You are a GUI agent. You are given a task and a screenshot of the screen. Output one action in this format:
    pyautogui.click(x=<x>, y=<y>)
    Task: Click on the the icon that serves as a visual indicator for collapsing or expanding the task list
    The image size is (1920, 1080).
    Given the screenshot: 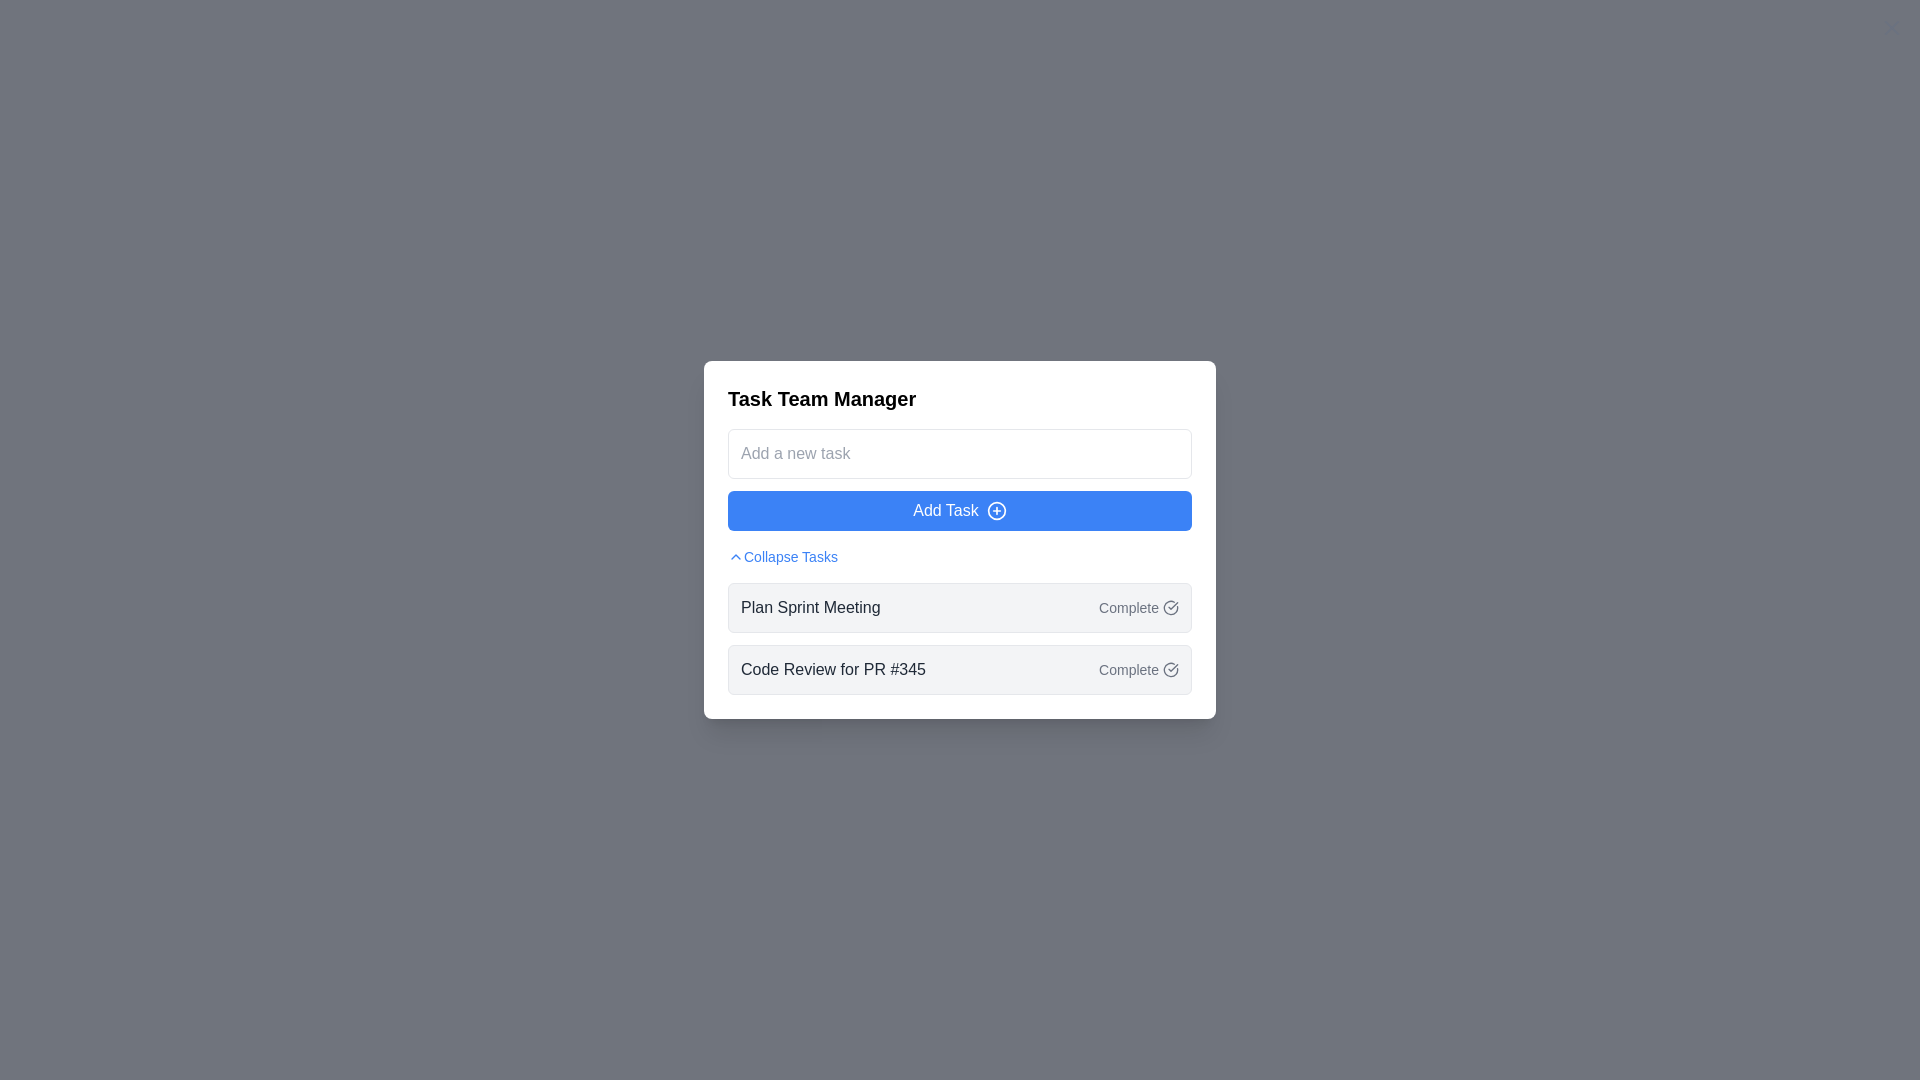 What is the action you would take?
    pyautogui.click(x=734, y=556)
    